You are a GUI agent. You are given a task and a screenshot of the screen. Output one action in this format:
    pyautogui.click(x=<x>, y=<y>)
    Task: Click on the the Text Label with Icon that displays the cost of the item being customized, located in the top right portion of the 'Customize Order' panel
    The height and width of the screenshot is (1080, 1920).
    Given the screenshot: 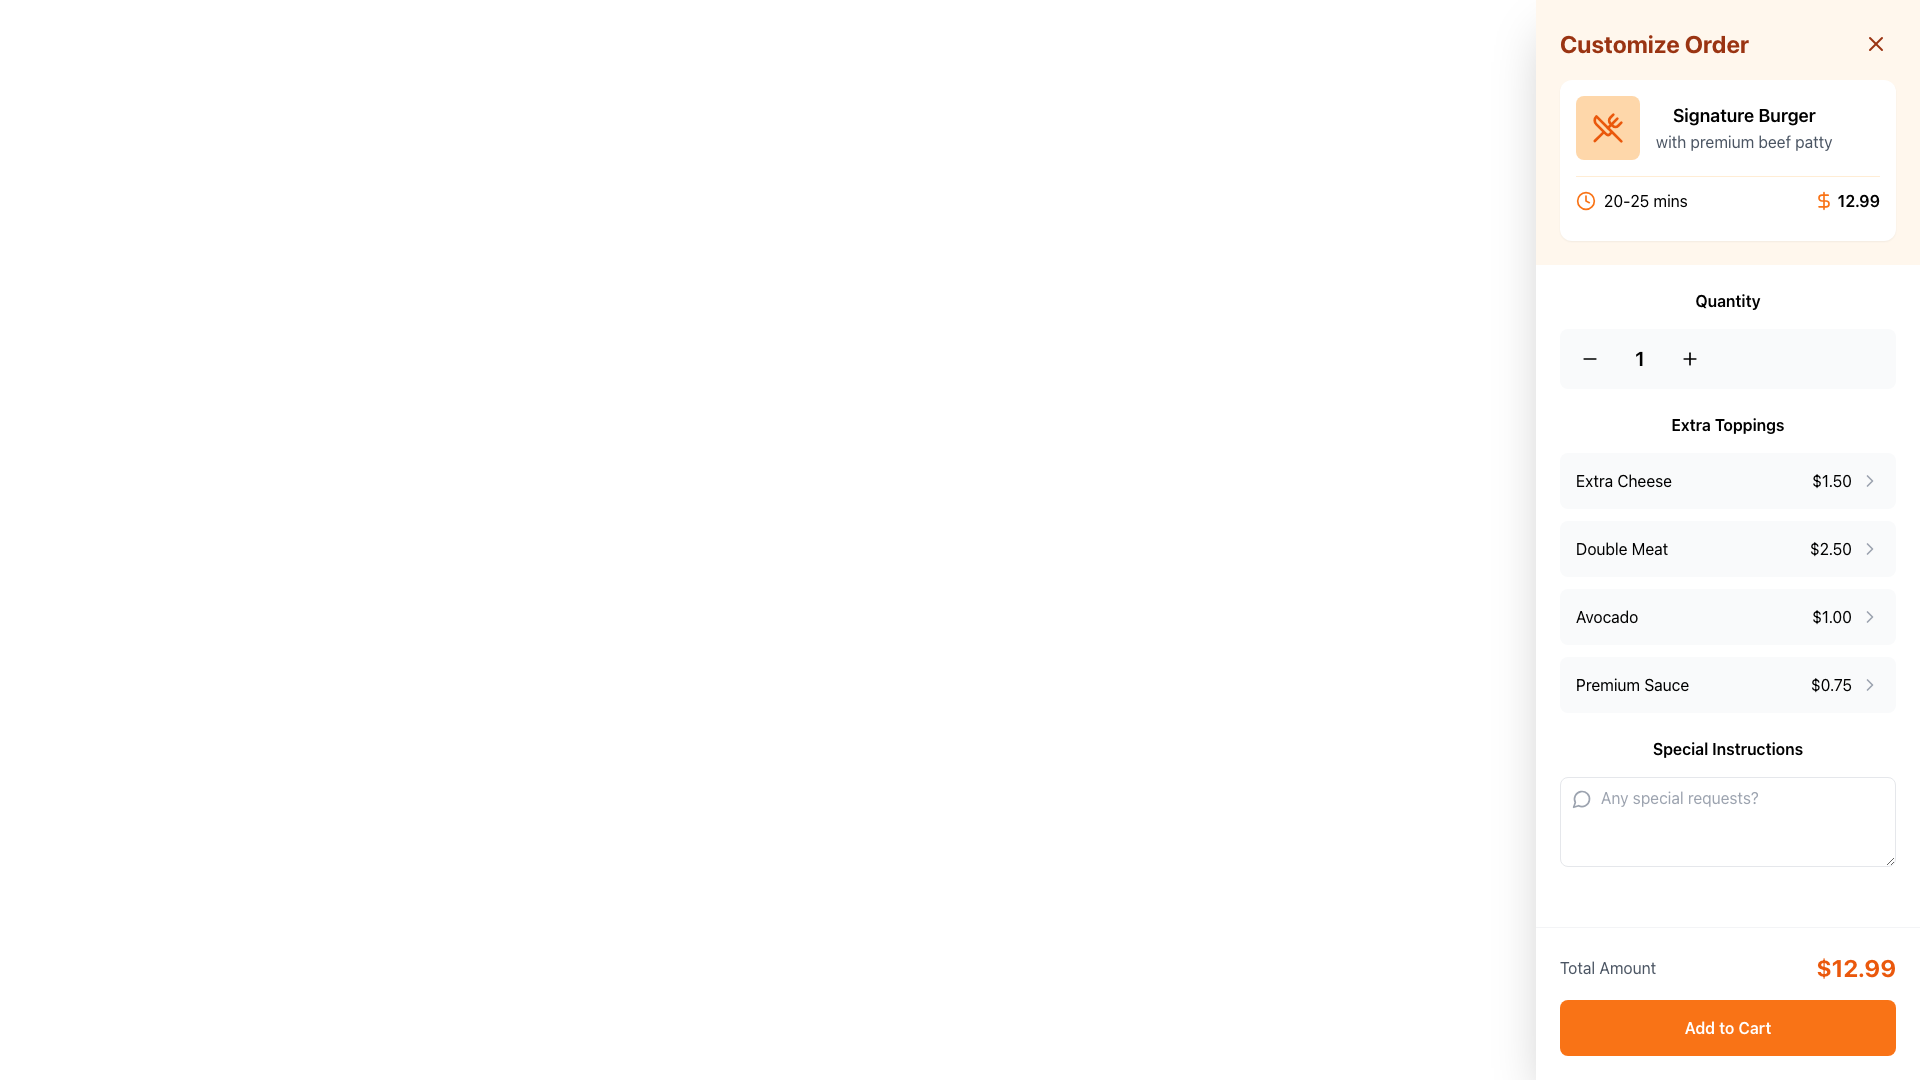 What is the action you would take?
    pyautogui.click(x=1845, y=200)
    